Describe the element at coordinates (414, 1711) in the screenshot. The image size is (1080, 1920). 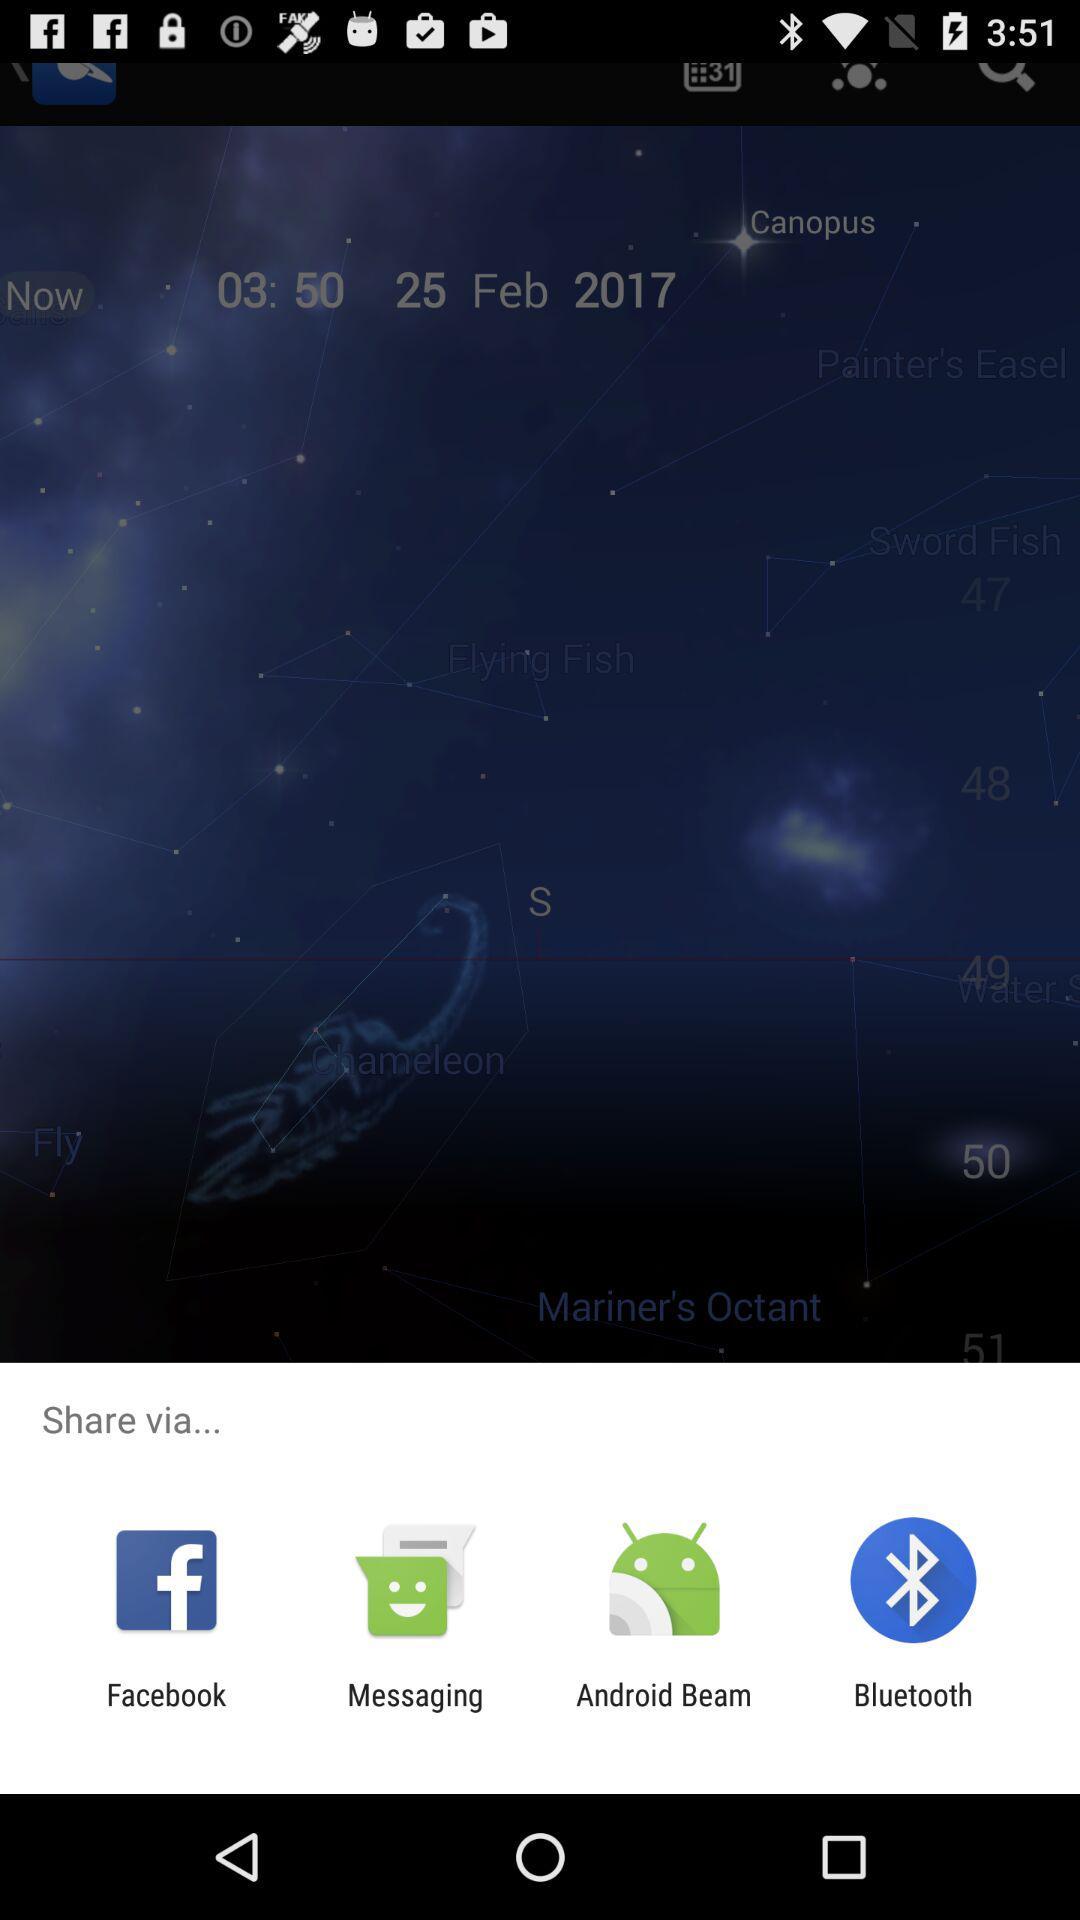
I see `messaging` at that location.